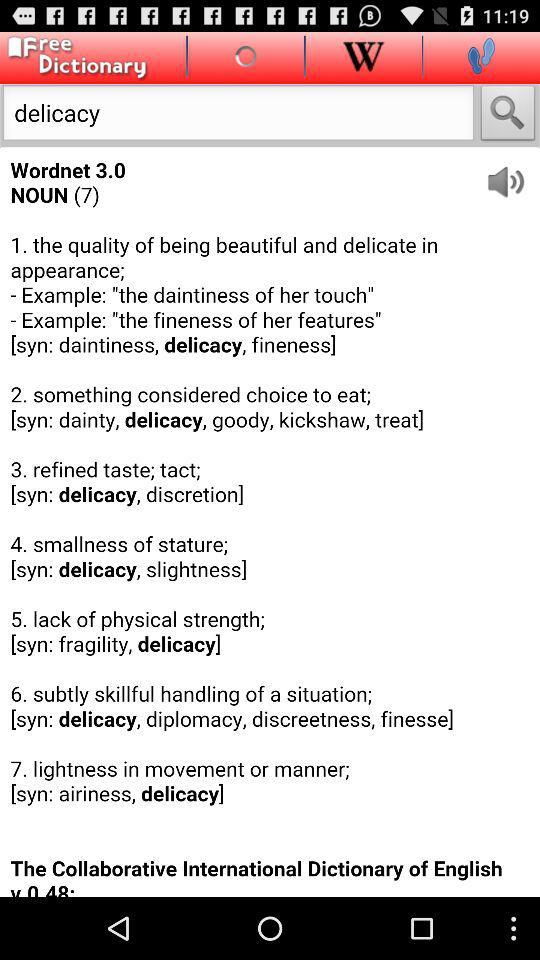  I want to click on voice on/off option, so click(512, 174).